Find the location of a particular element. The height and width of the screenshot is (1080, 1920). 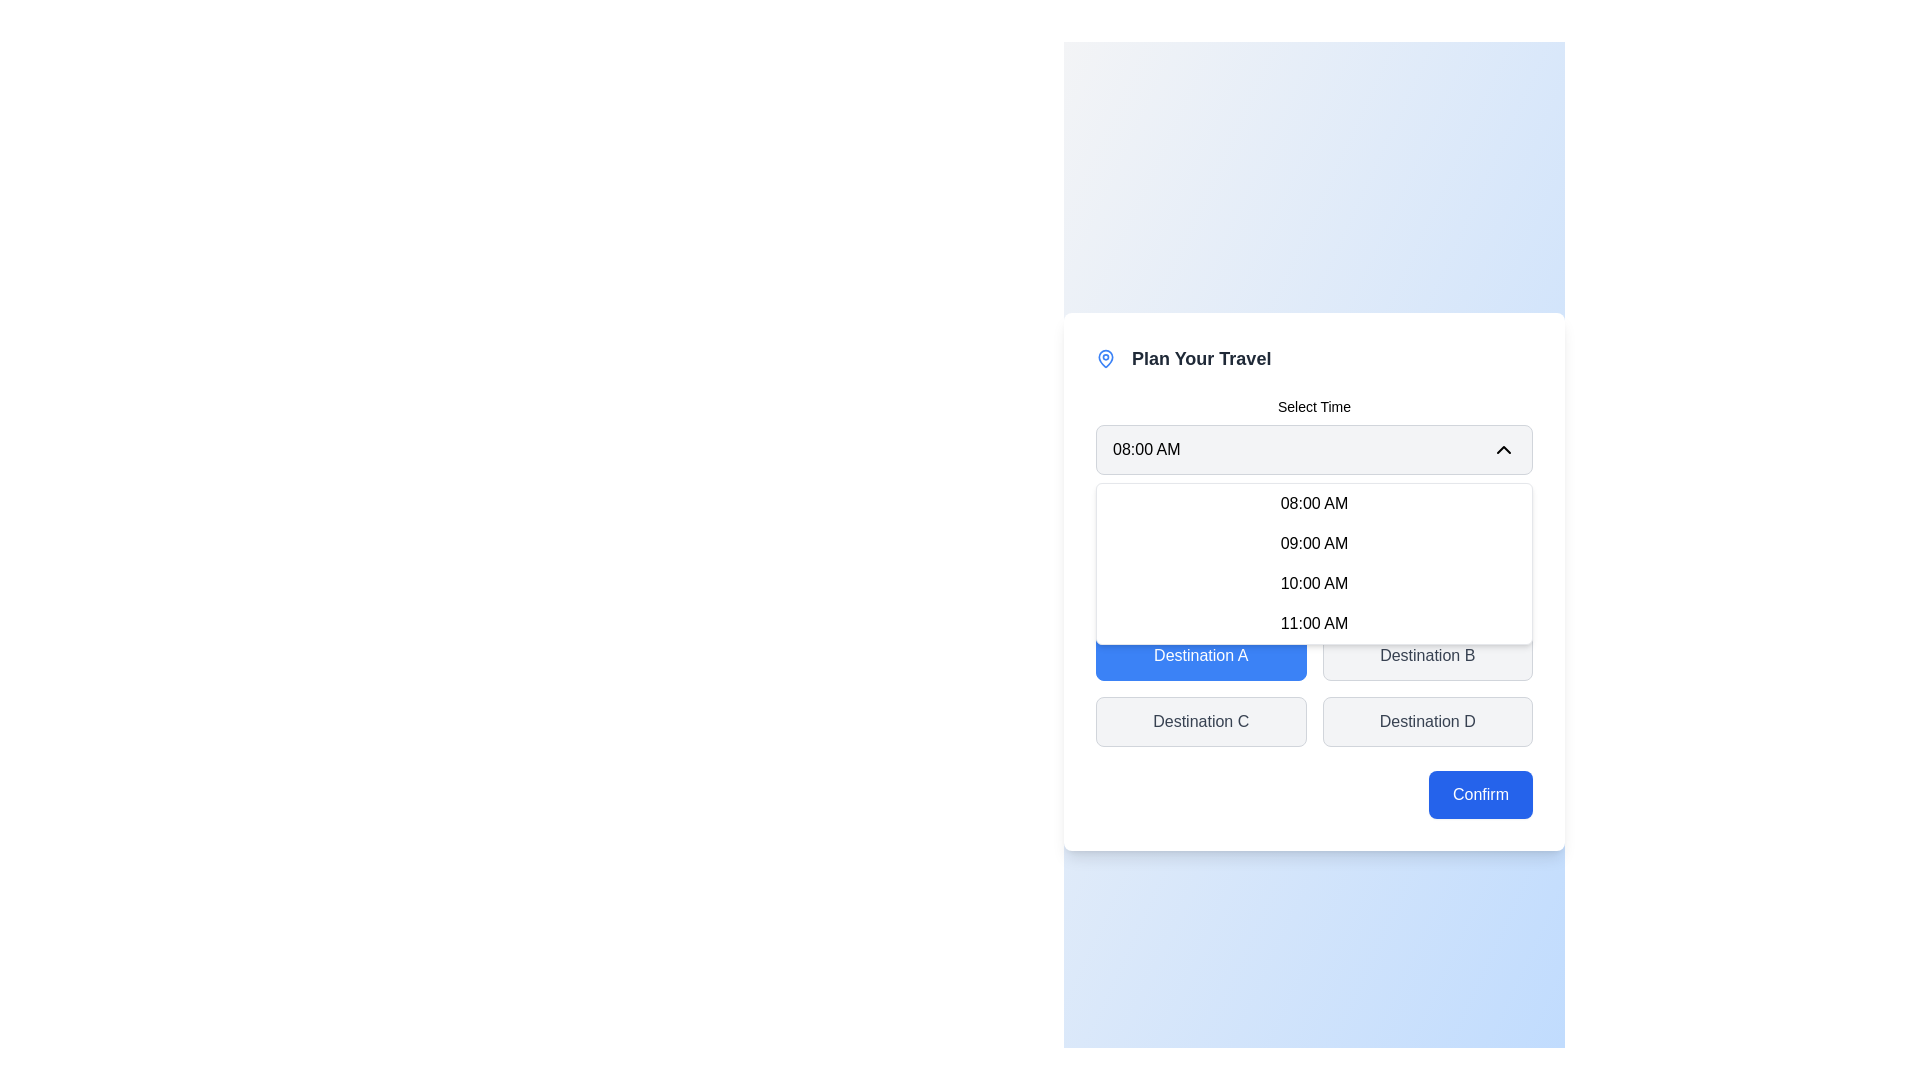

the 'Destination D' button located at the bottom right of the 2x2 grid of buttons, below the 'Select Time' dropdown is located at coordinates (1426, 721).